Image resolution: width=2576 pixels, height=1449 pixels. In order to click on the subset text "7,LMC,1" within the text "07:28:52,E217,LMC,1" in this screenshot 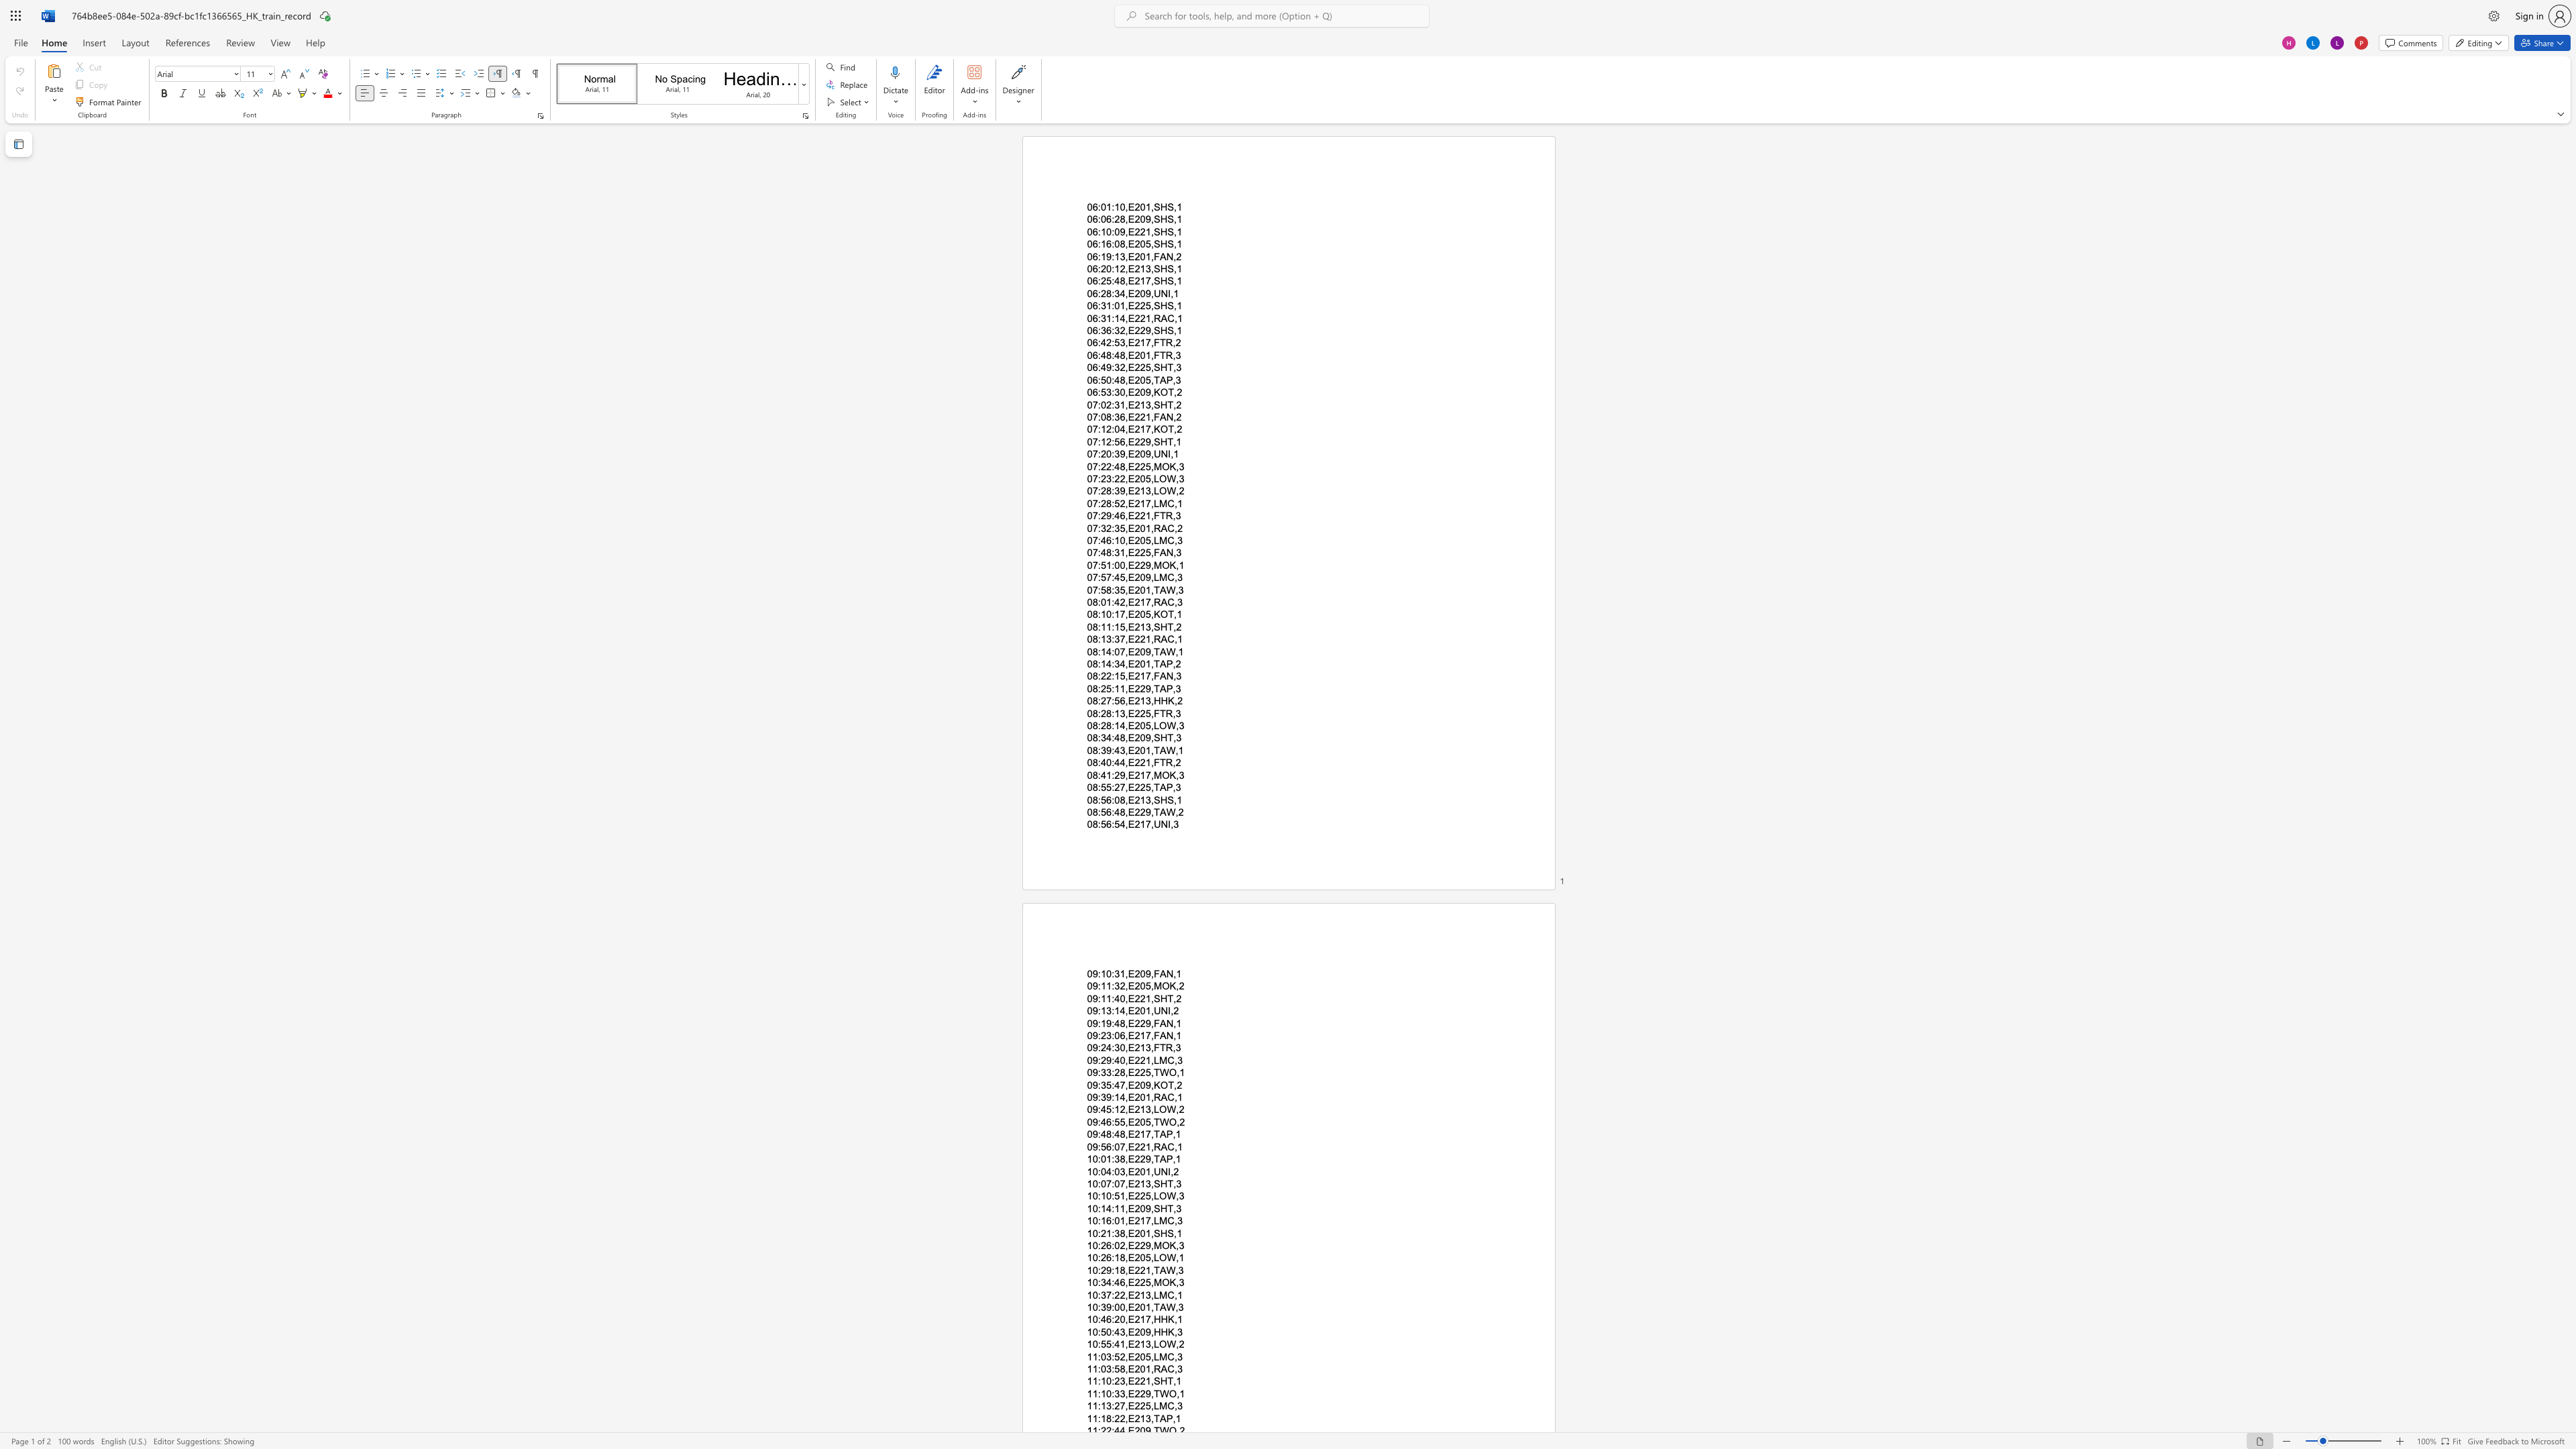, I will do `click(1144, 502)`.